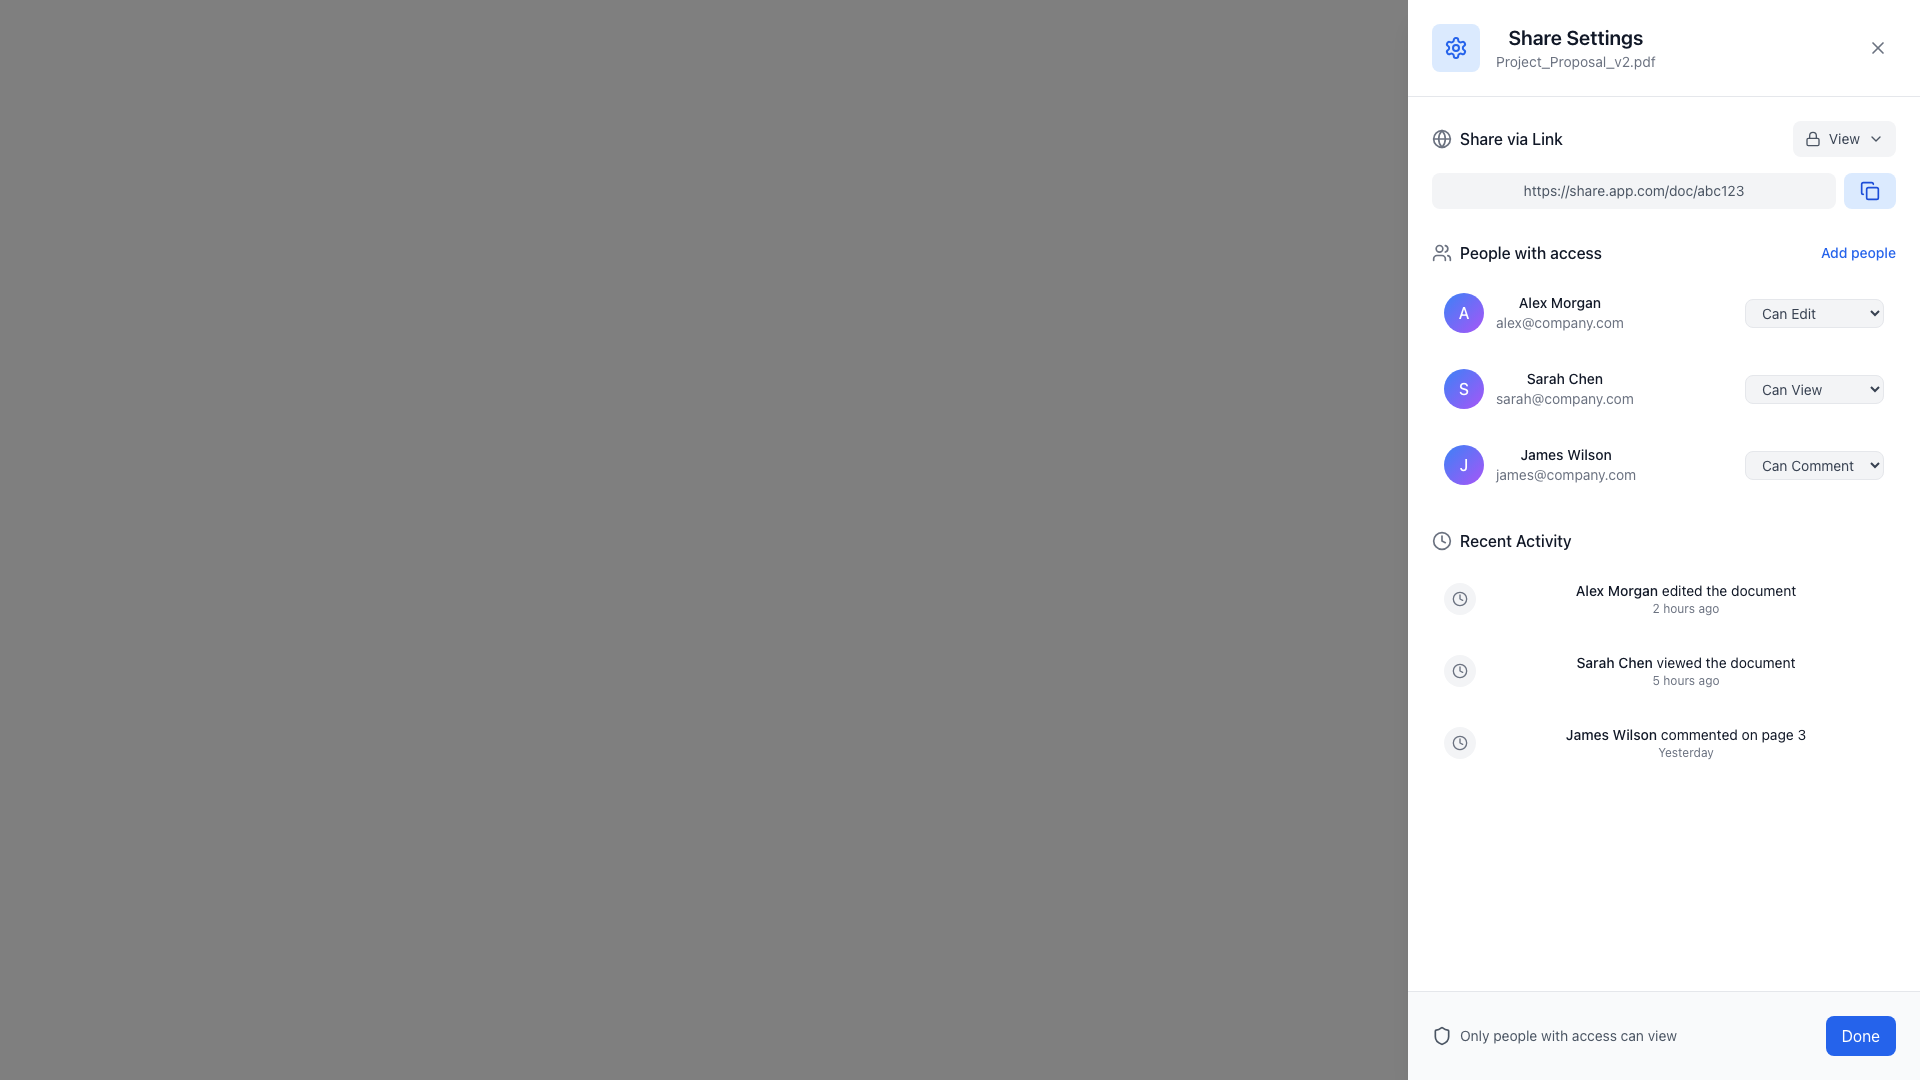  I want to click on the access rights dropdown for the user entry of 'Sarah Chen' in the 'People with access' section to modify access rights, so click(1664, 389).